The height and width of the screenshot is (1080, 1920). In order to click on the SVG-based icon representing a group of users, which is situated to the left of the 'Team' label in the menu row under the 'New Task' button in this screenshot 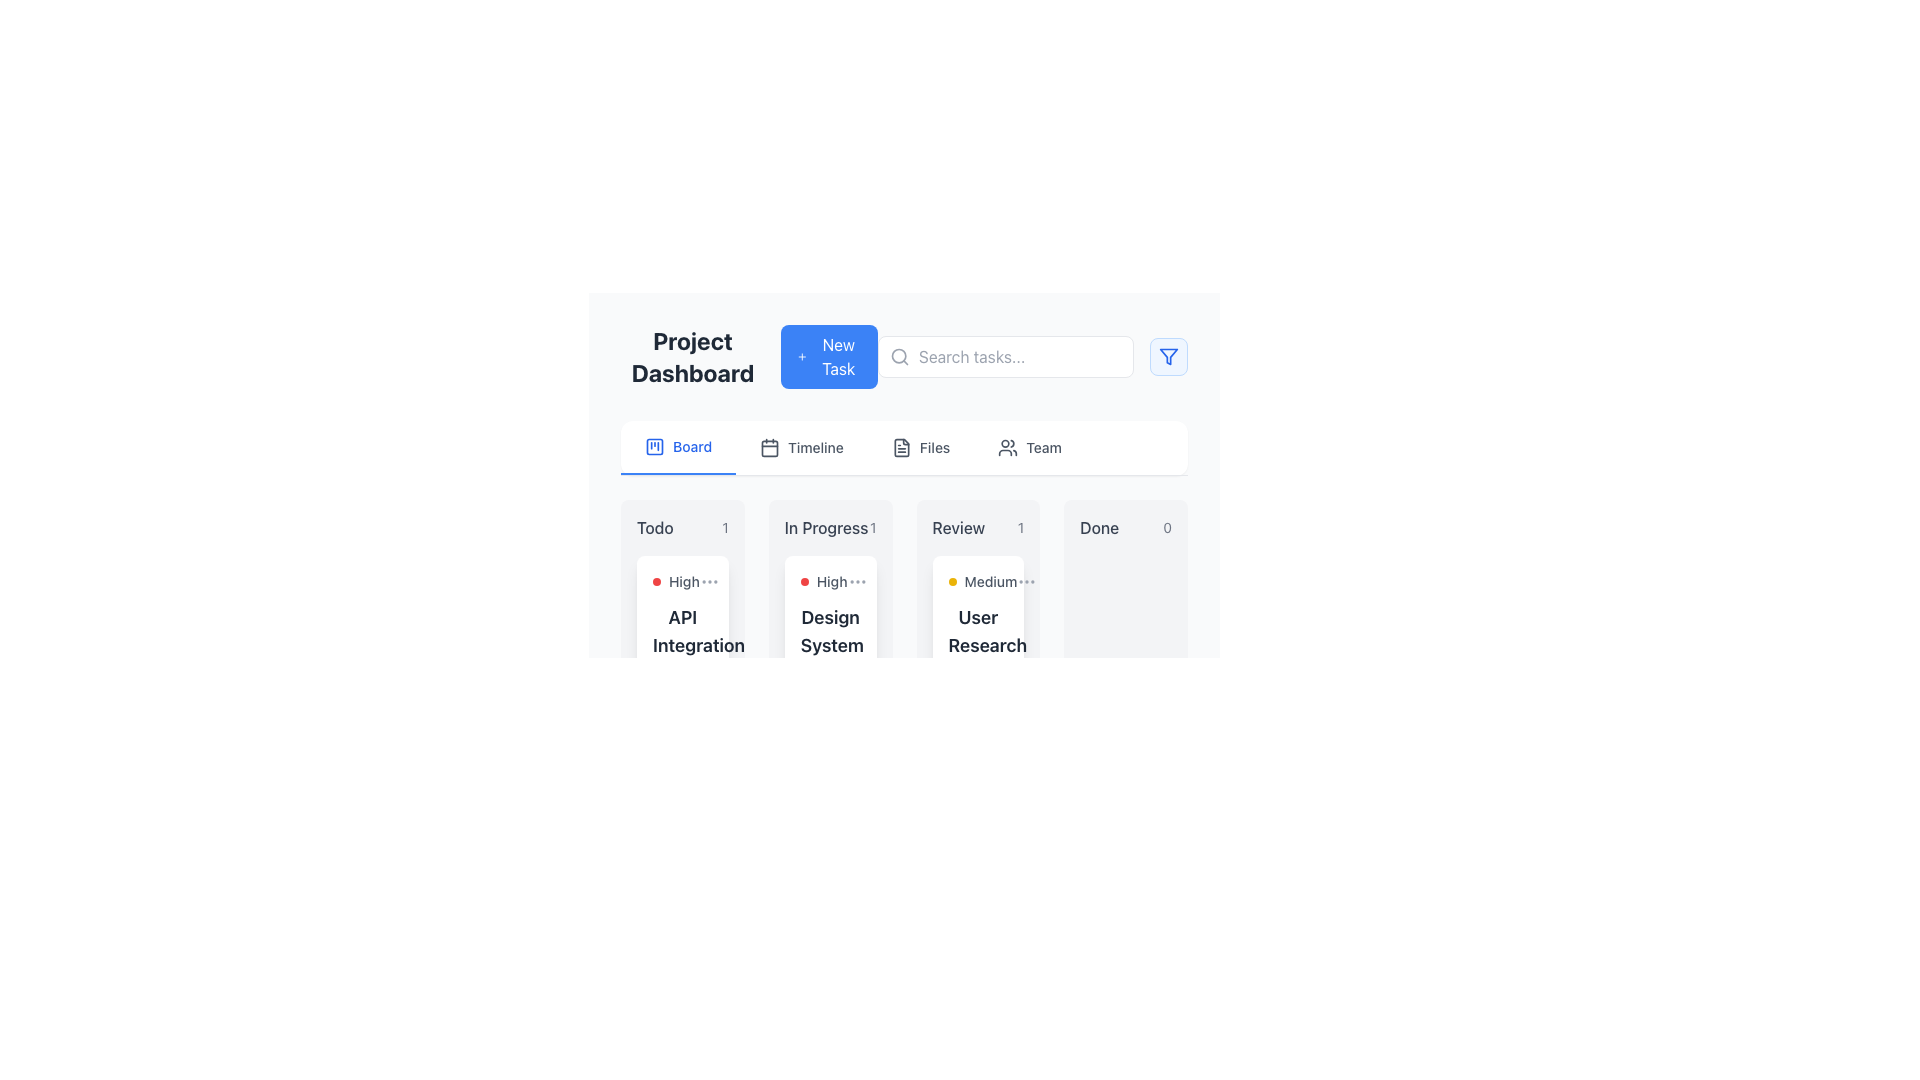, I will do `click(1008, 446)`.